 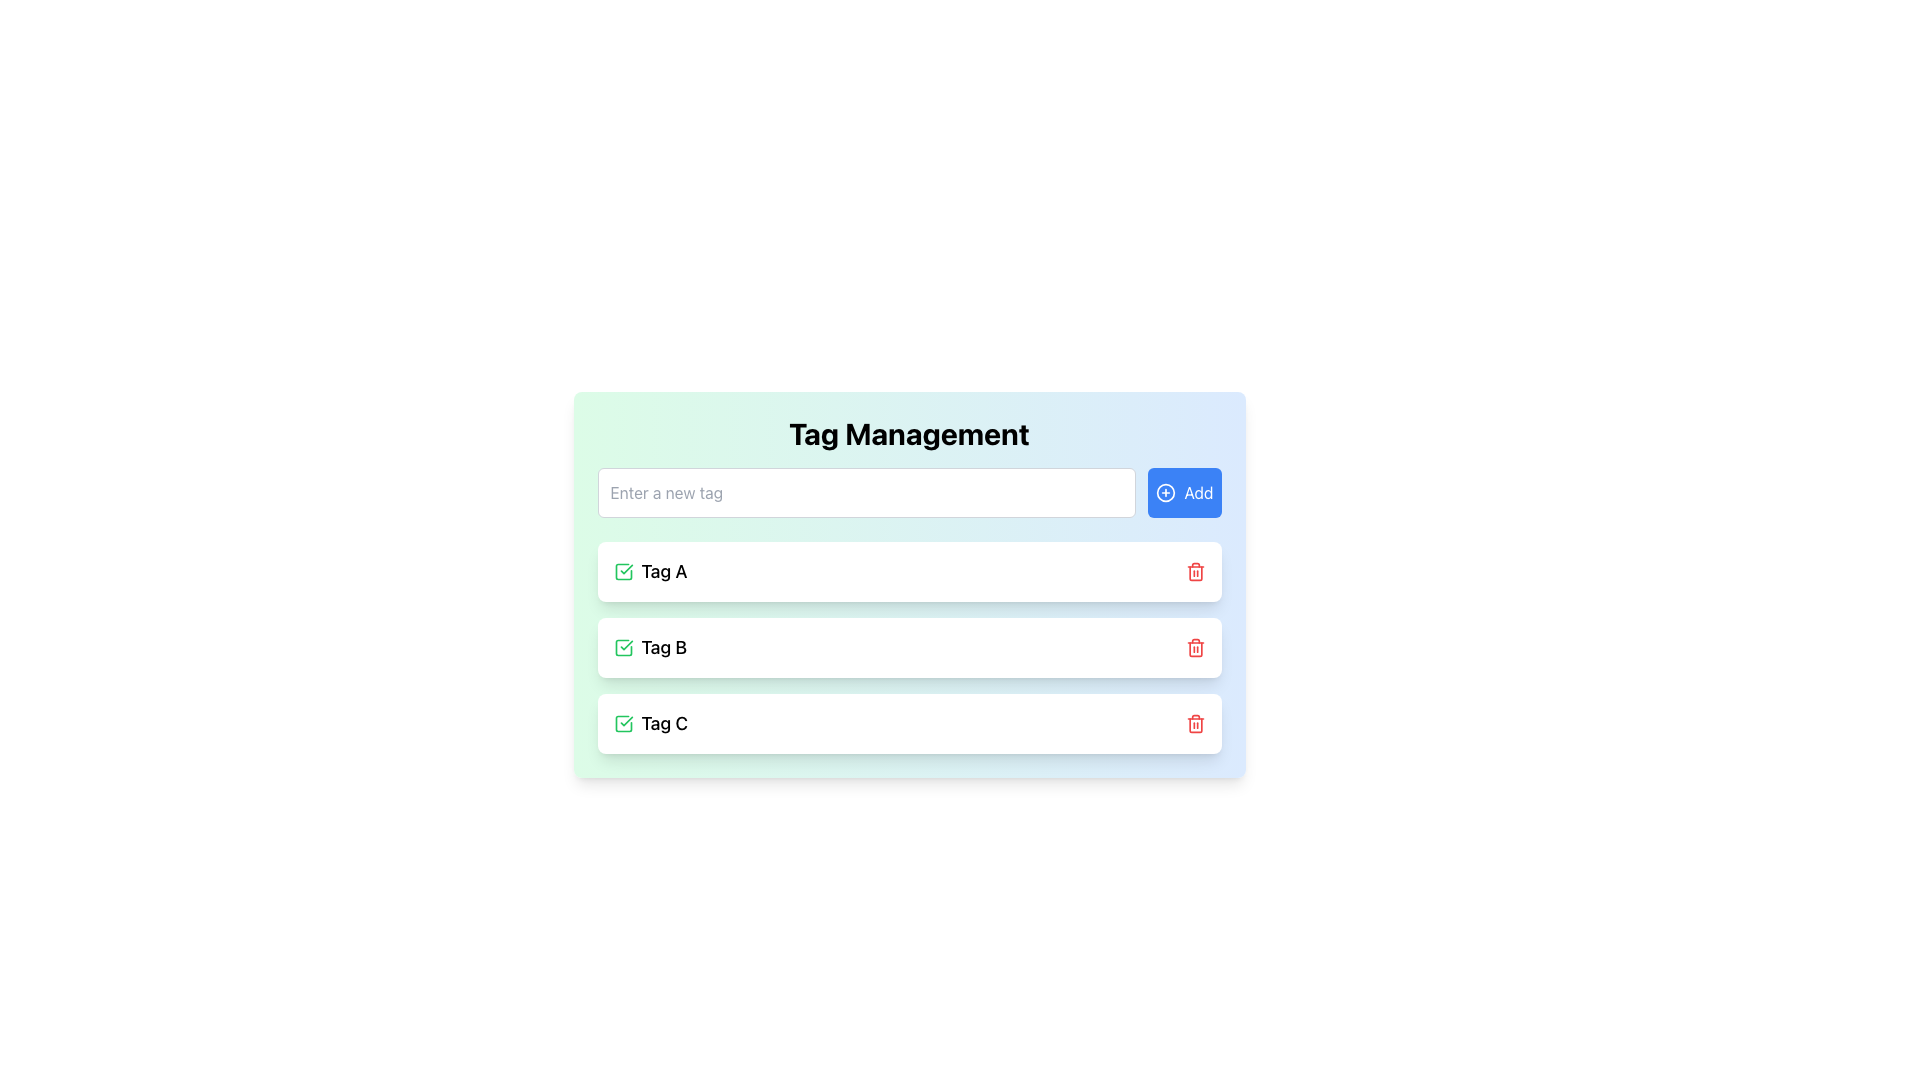 I want to click on the visual indicator of the Checkmark icon associated with 'Tag A', which is located to the left of the text 'Tag A', so click(x=622, y=571).